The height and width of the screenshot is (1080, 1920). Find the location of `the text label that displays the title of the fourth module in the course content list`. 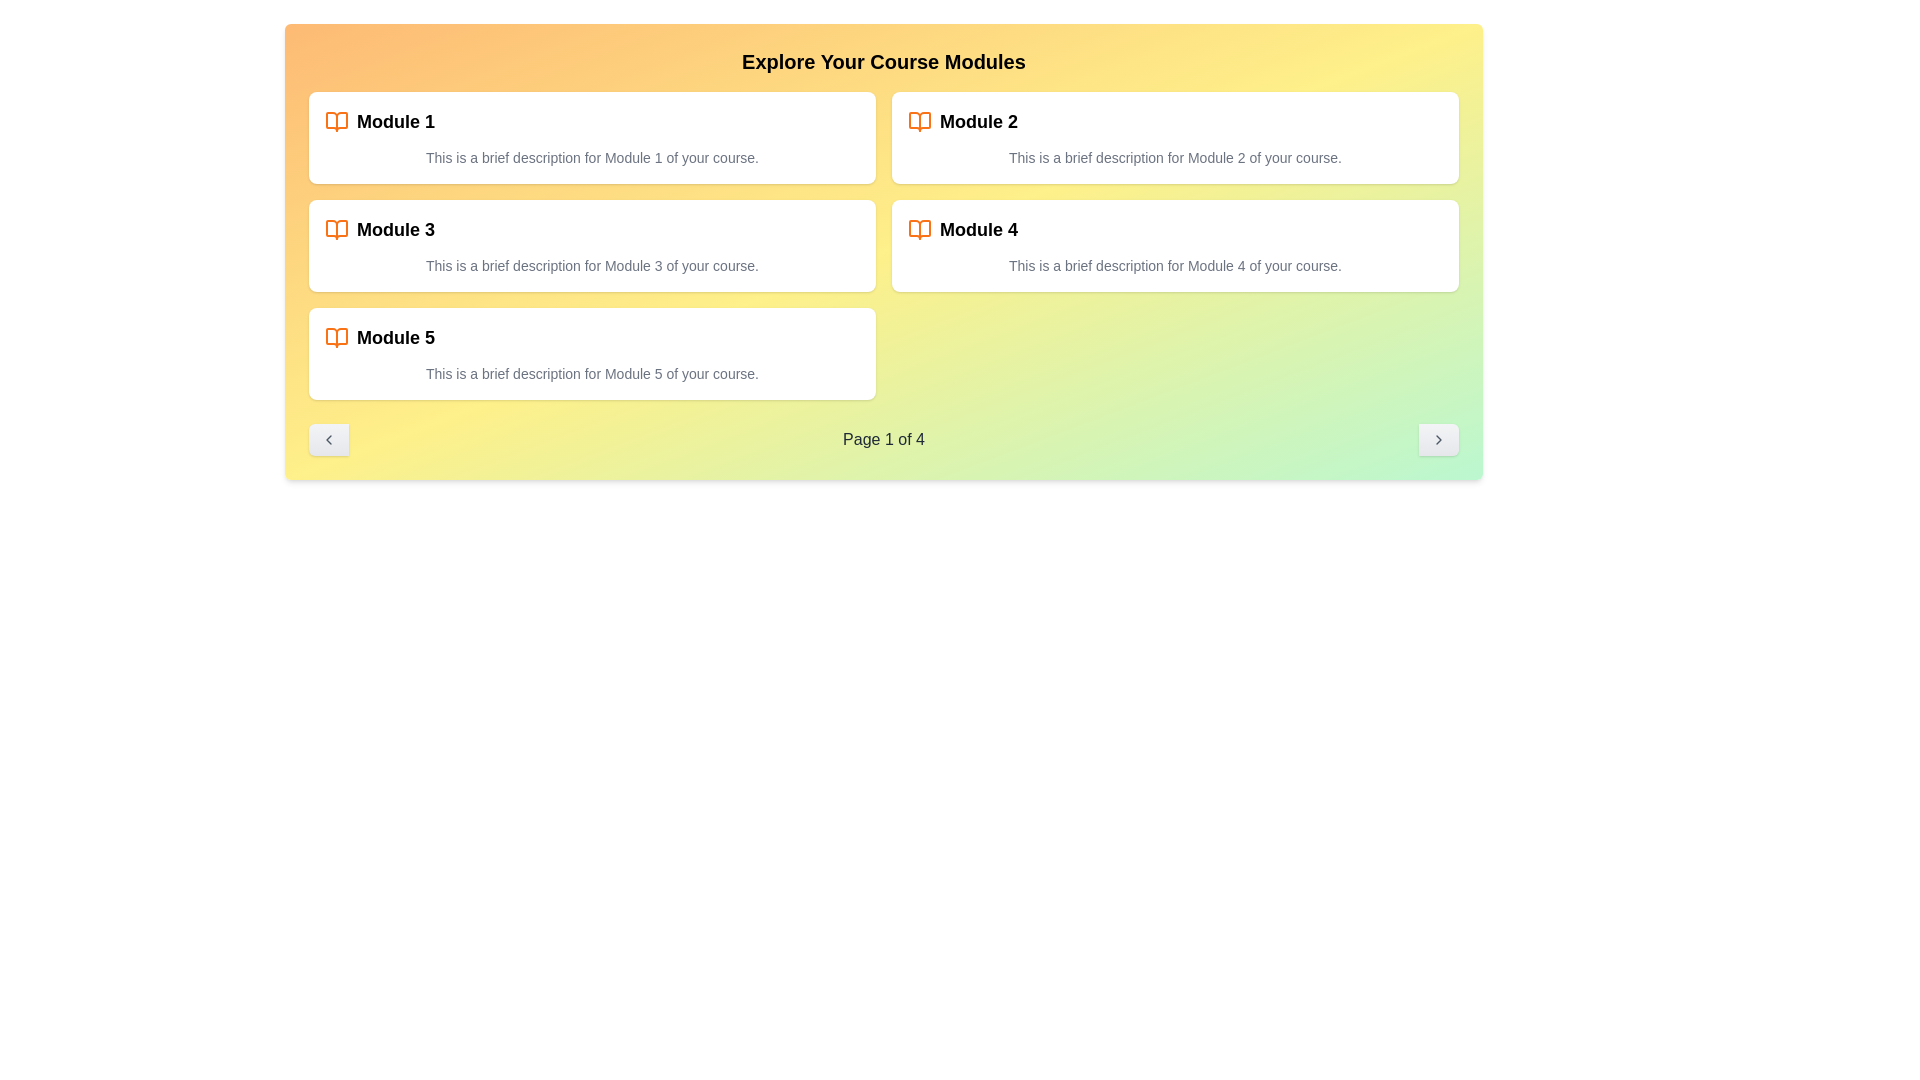

the text label that displays the title of the fourth module in the course content list is located at coordinates (979, 229).